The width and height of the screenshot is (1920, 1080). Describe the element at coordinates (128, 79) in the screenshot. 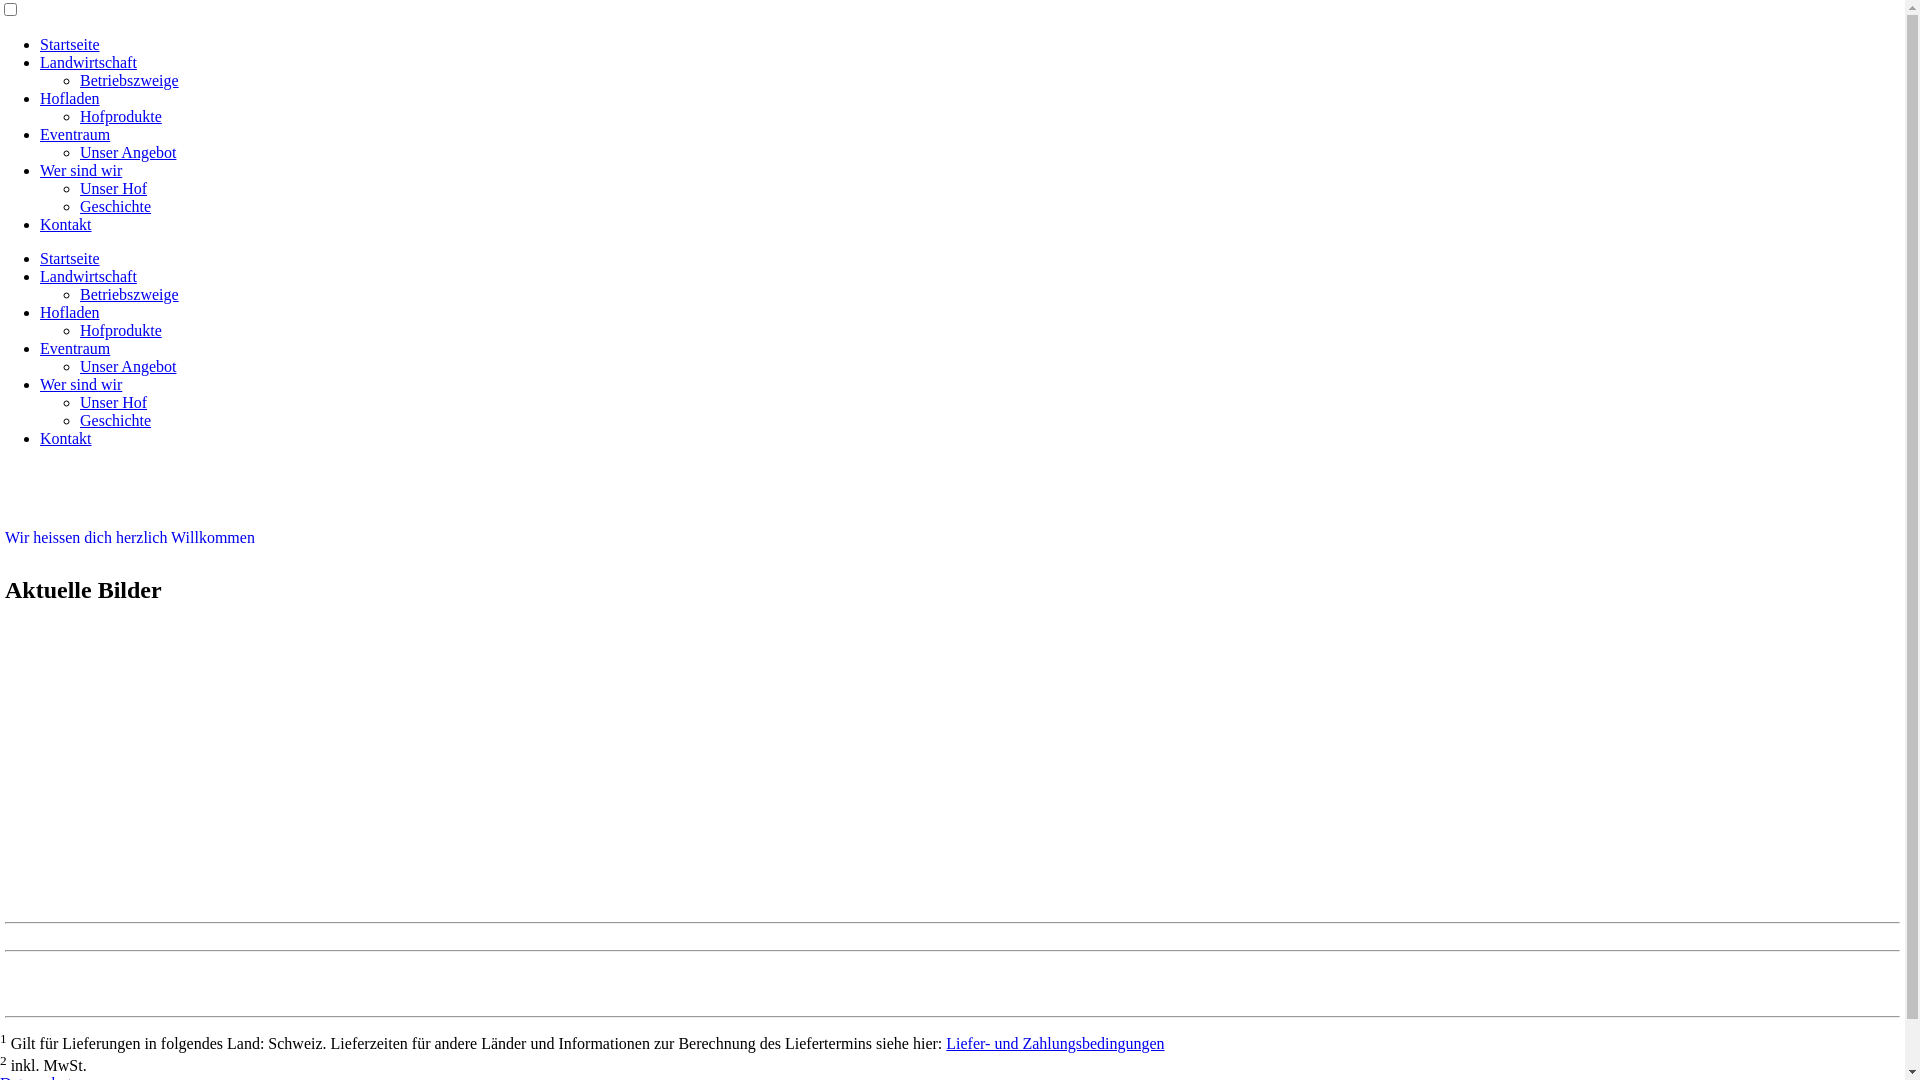

I see `'Betriebszweige'` at that location.